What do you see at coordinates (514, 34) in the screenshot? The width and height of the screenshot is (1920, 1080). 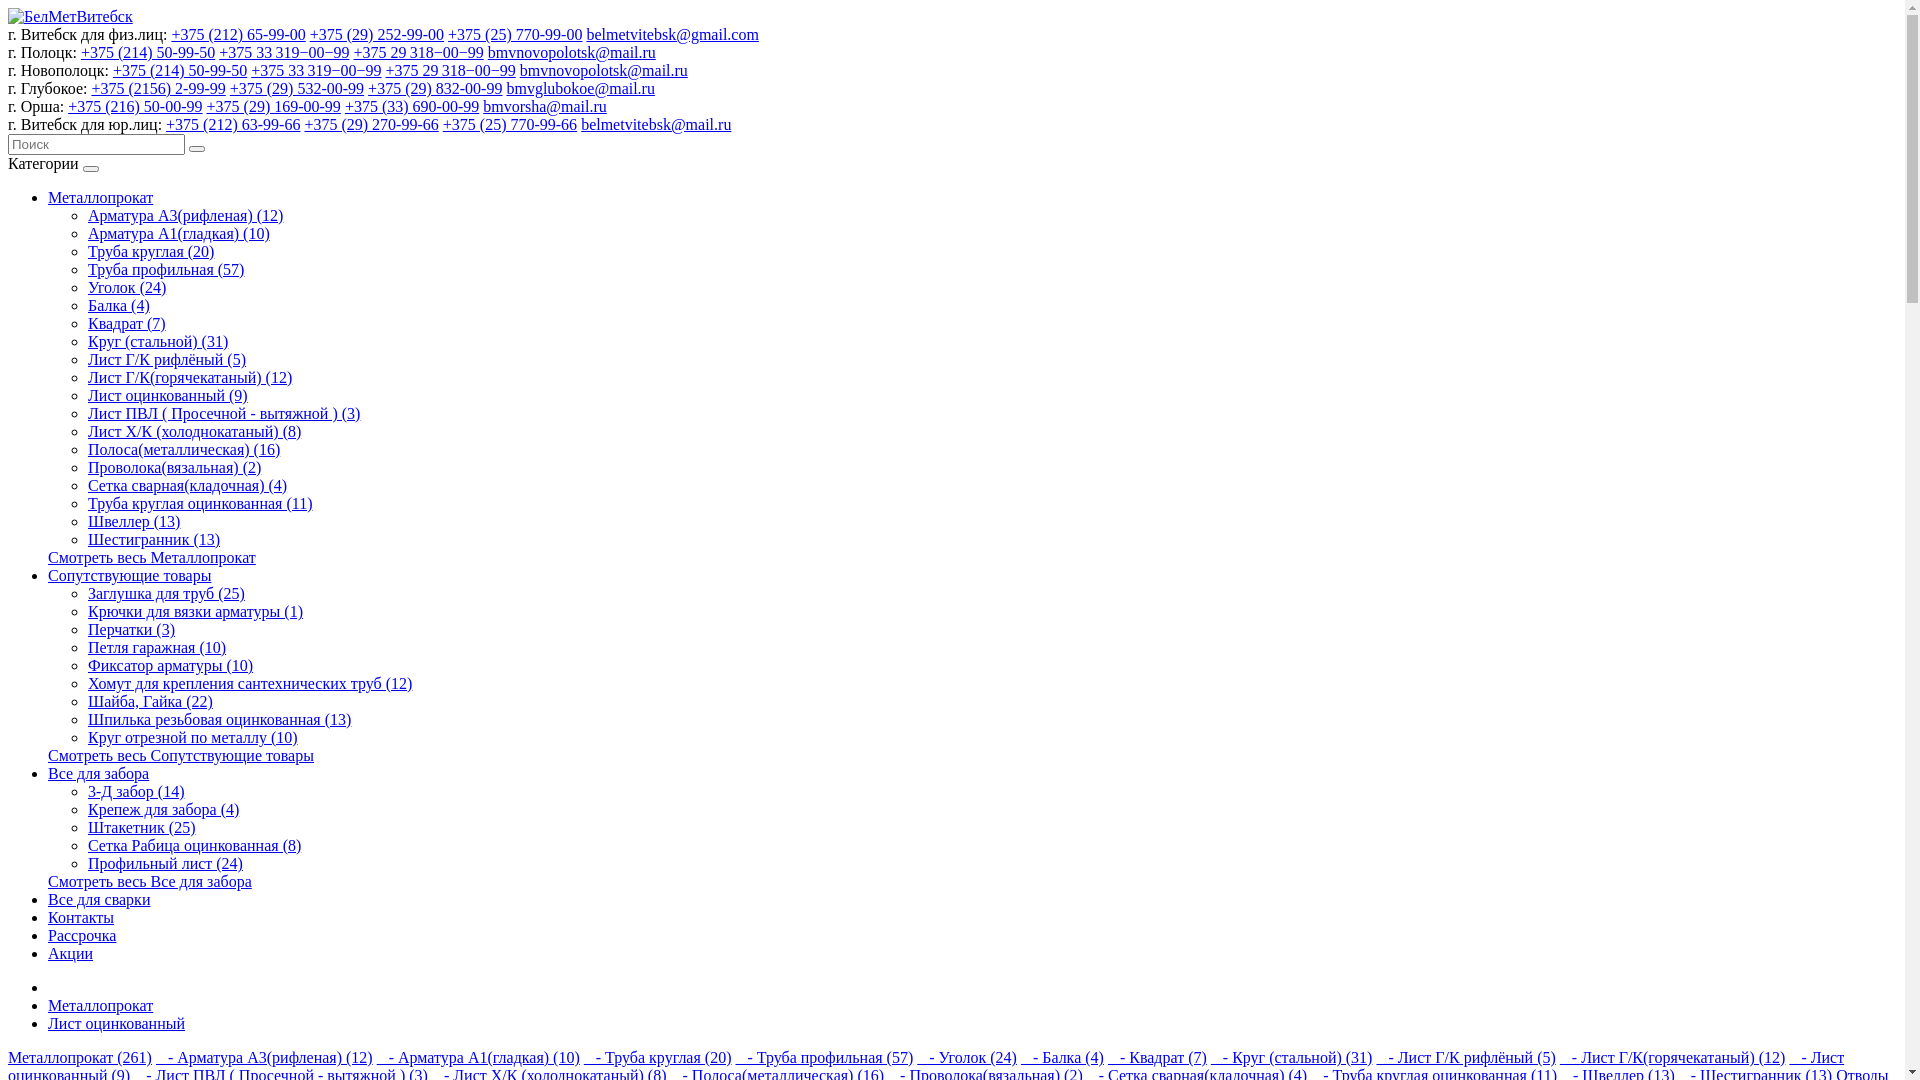 I see `'+375 (25) 770-99-00'` at bounding box center [514, 34].